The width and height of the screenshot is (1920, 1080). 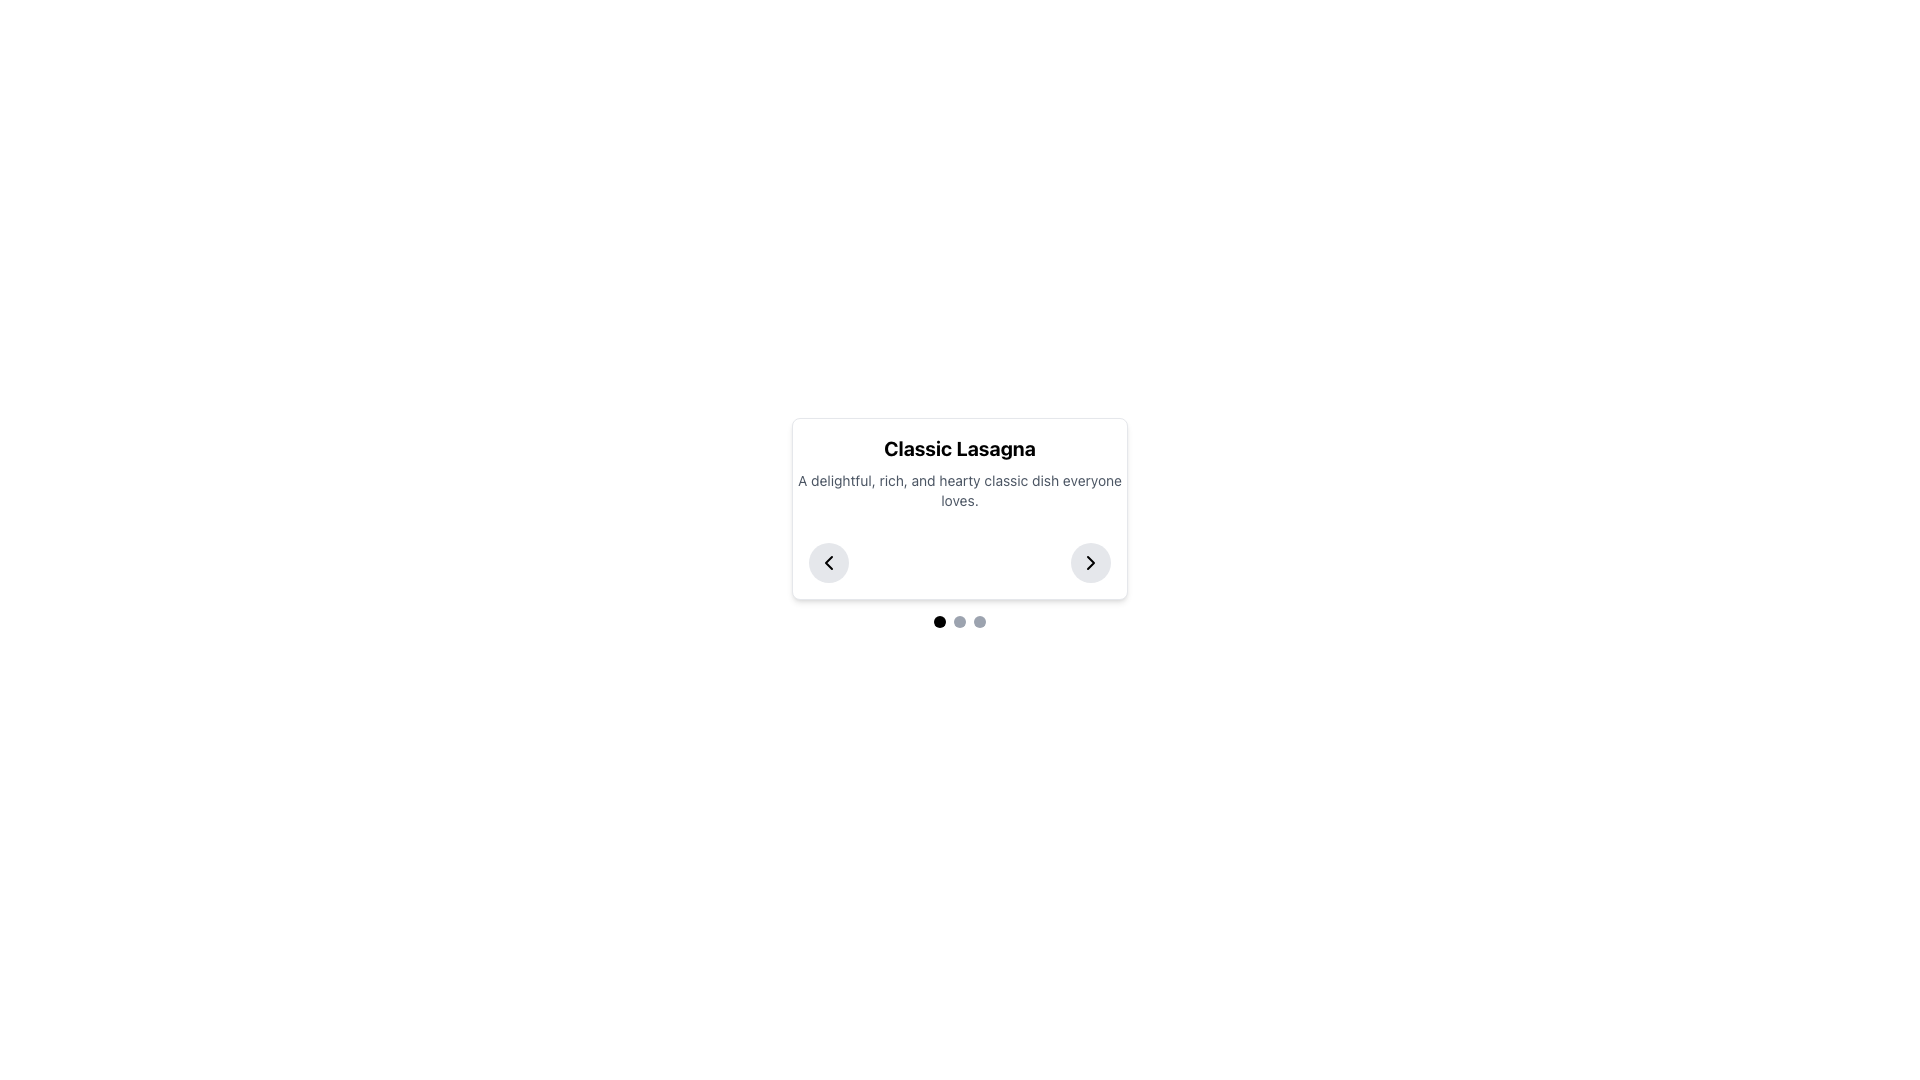 I want to click on the first Indicator Dot in the carousel representing the active state for 'Classic Lasagna', so click(x=939, y=620).